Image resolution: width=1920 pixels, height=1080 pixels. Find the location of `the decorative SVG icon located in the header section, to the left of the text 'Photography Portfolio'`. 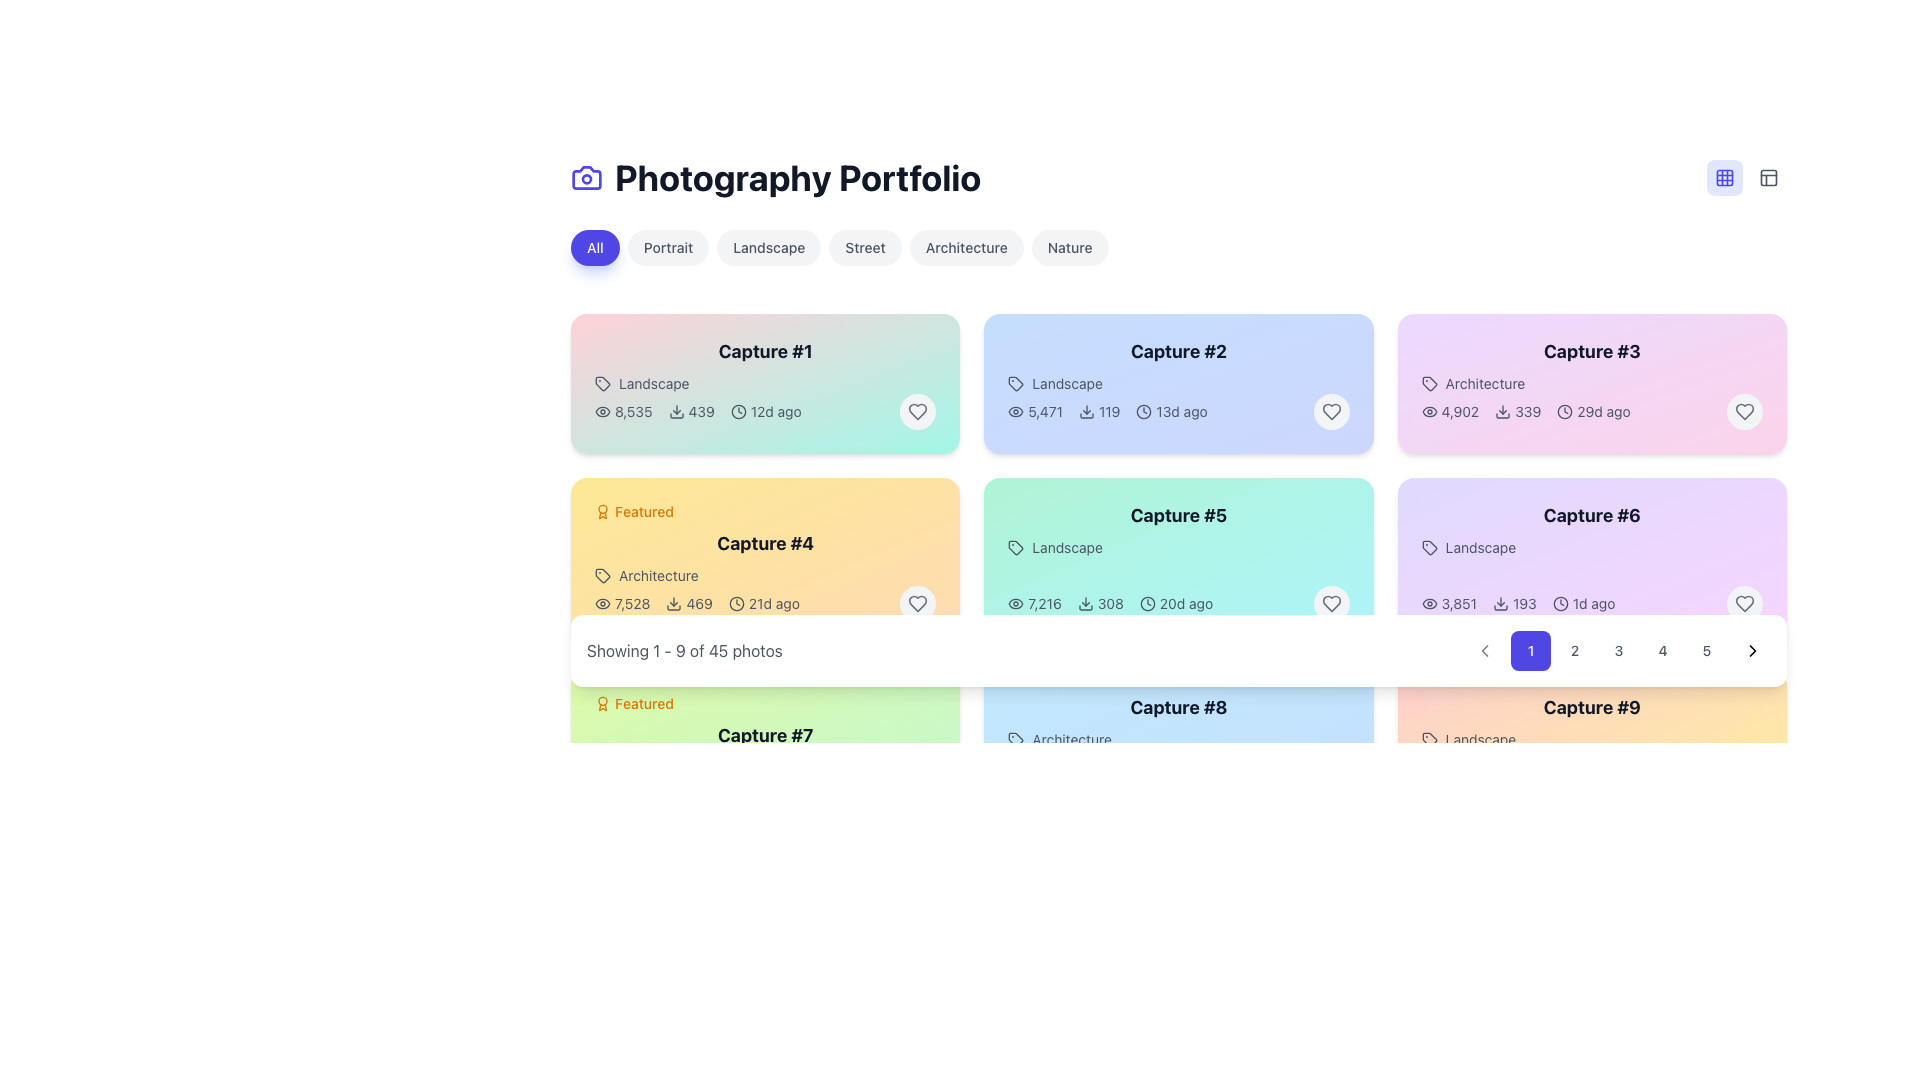

the decorative SVG icon located in the header section, to the left of the text 'Photography Portfolio' is located at coordinates (585, 176).